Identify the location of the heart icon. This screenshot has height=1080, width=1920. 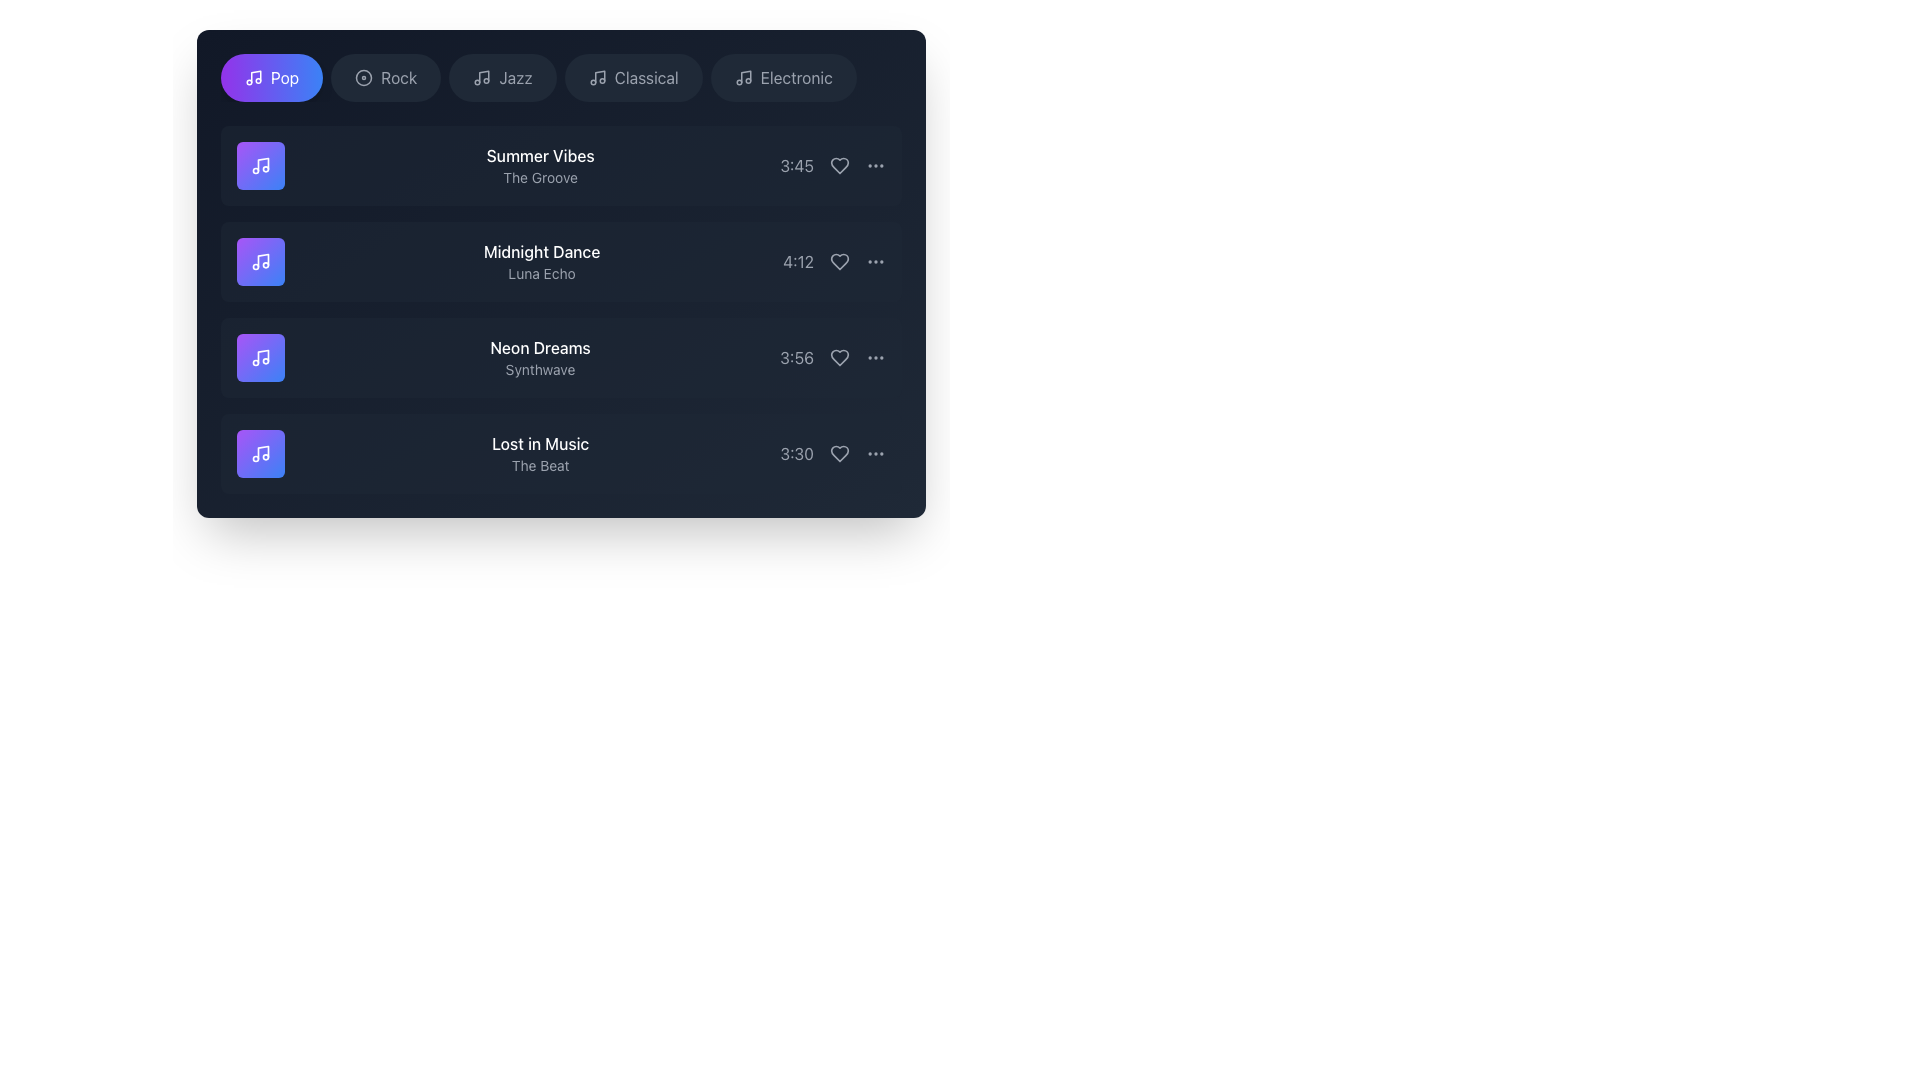
(840, 261).